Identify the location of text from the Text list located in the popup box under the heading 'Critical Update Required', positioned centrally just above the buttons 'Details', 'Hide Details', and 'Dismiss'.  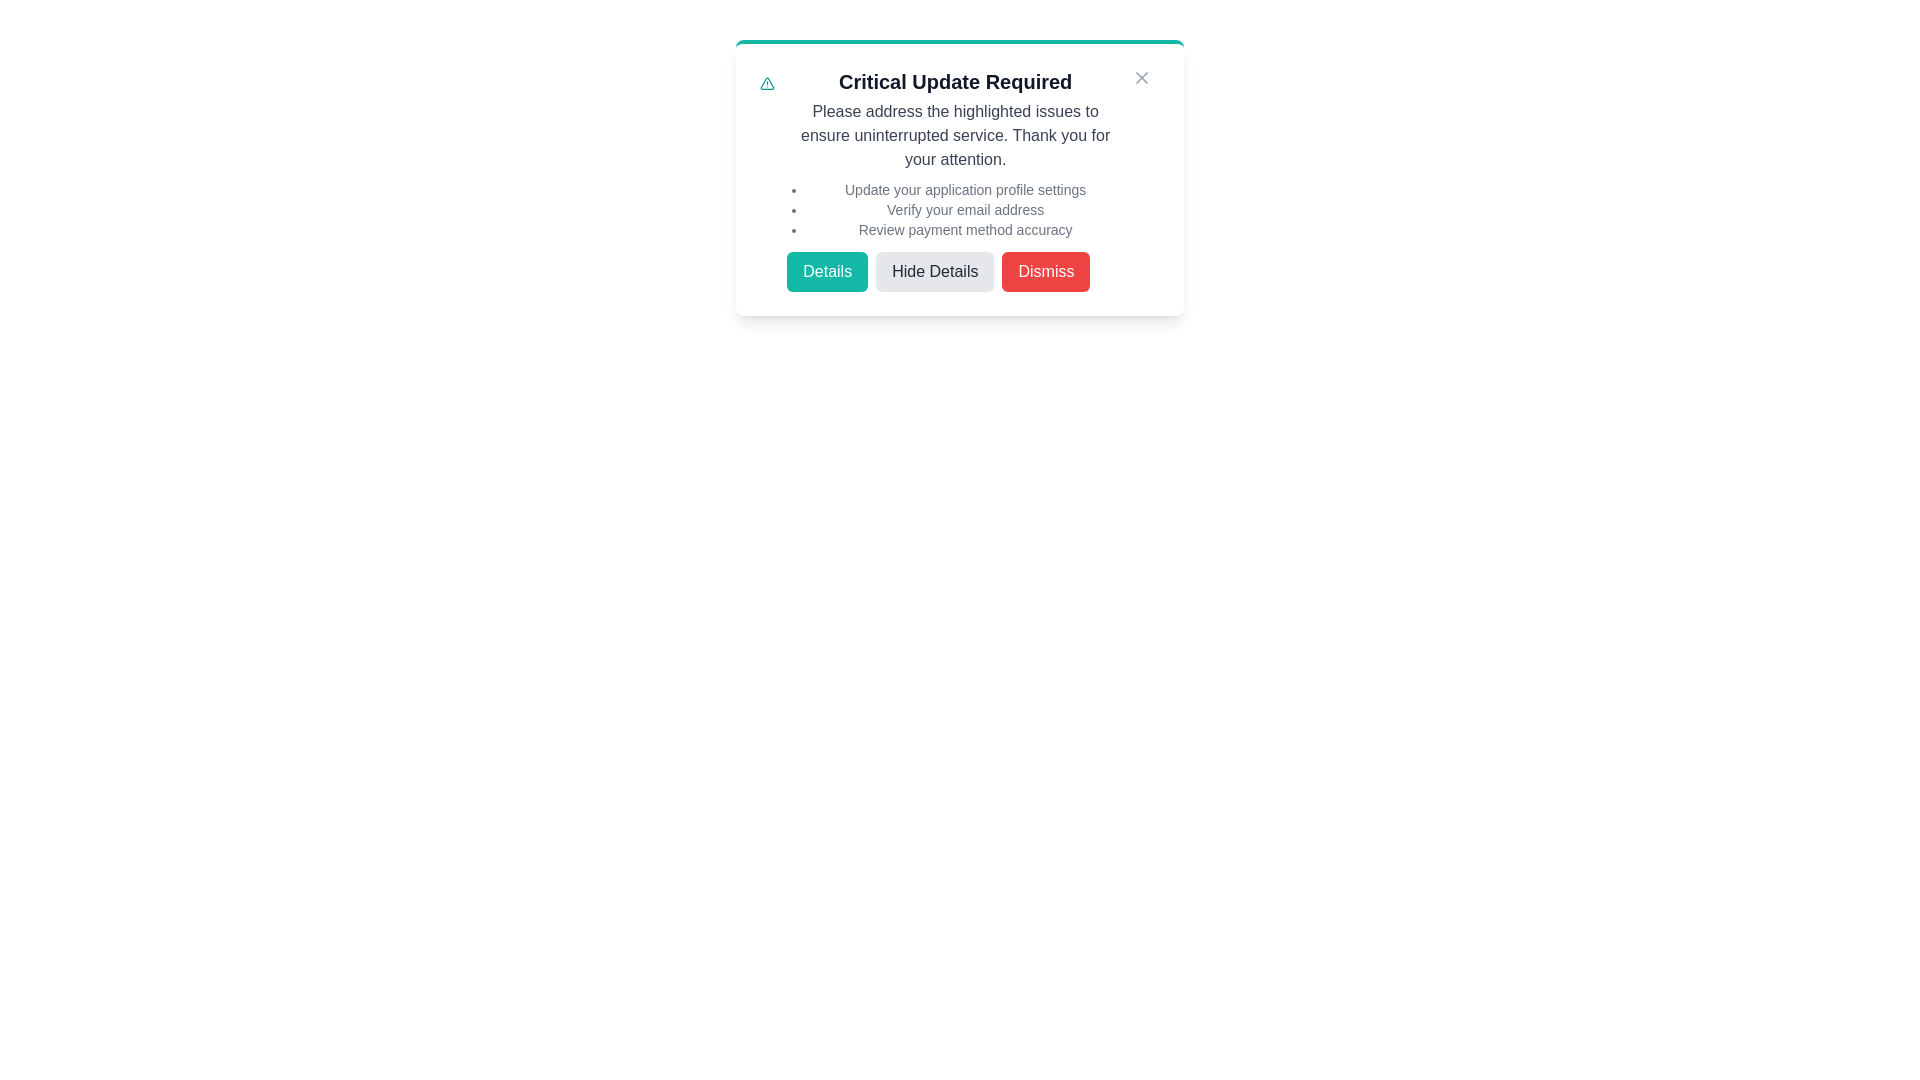
(965, 209).